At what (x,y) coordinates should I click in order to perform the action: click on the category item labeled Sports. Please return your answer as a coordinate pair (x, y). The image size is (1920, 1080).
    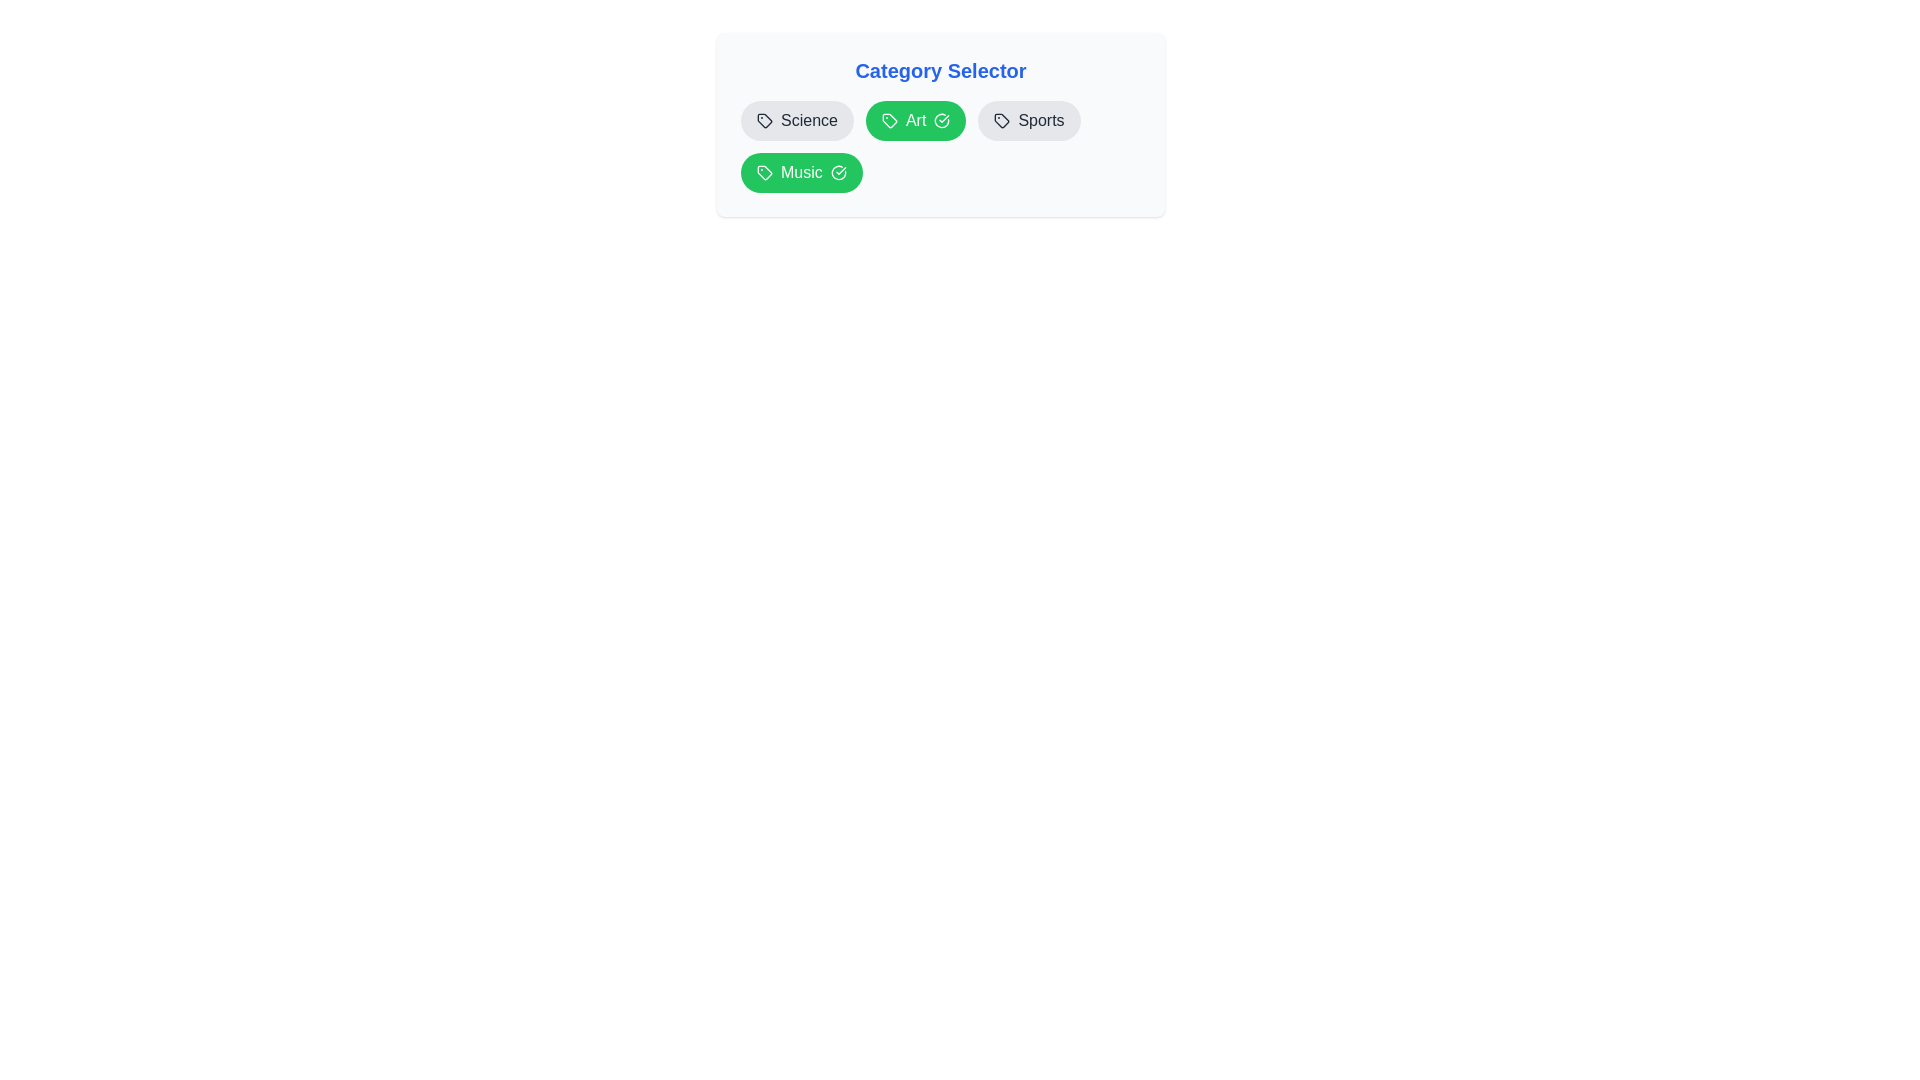
    Looking at the image, I should click on (1028, 120).